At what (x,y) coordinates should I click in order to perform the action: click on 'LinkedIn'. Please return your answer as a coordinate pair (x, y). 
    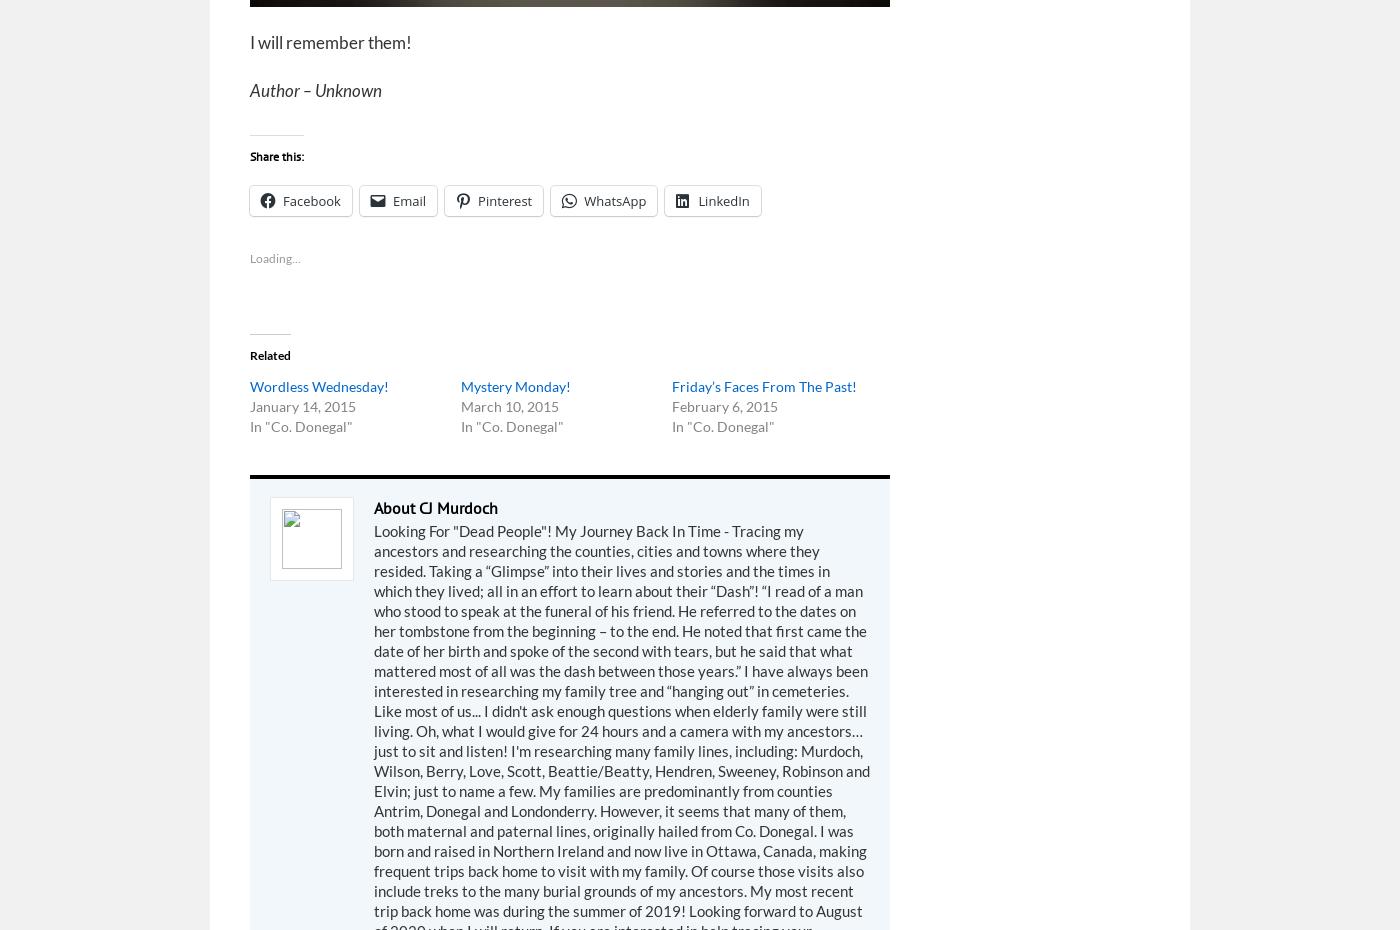
    Looking at the image, I should click on (723, 199).